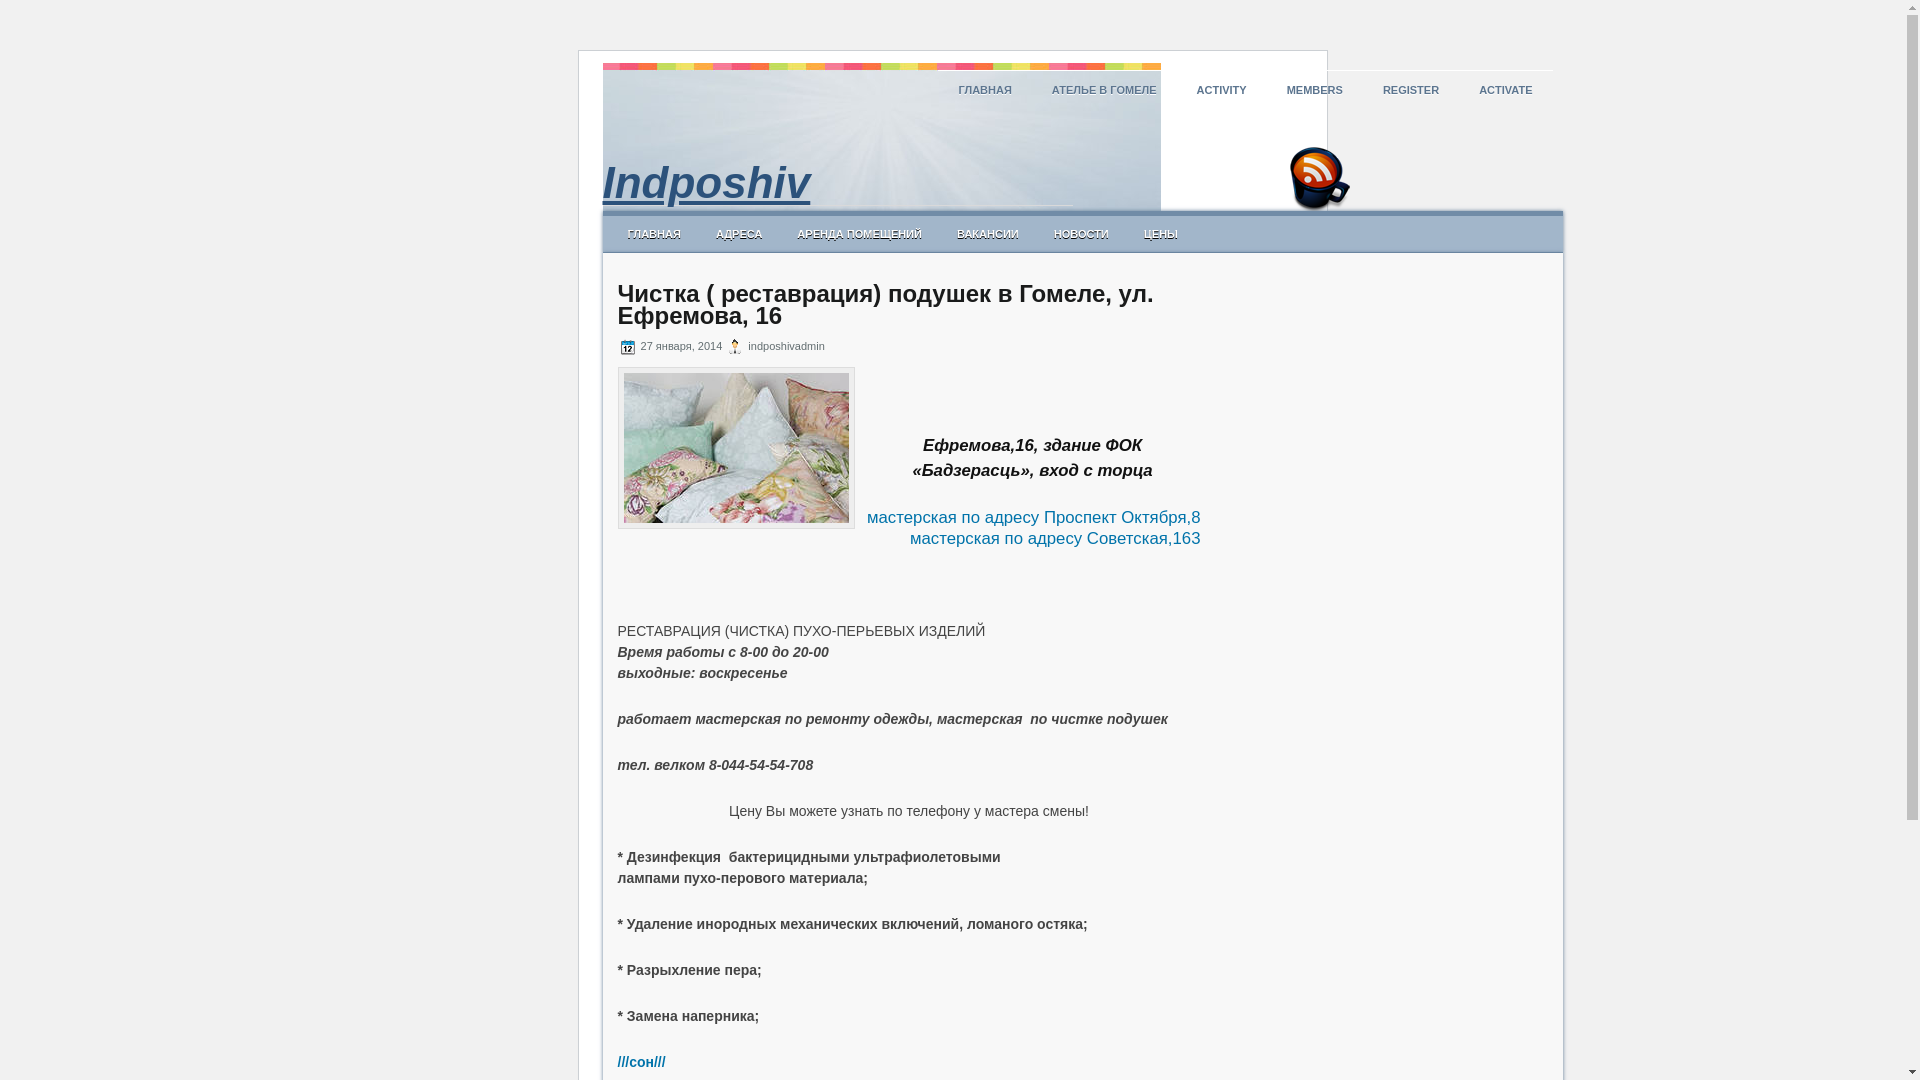 The image size is (1920, 1080). Describe the element at coordinates (705, 182) in the screenshot. I see `'Indposhiv'` at that location.